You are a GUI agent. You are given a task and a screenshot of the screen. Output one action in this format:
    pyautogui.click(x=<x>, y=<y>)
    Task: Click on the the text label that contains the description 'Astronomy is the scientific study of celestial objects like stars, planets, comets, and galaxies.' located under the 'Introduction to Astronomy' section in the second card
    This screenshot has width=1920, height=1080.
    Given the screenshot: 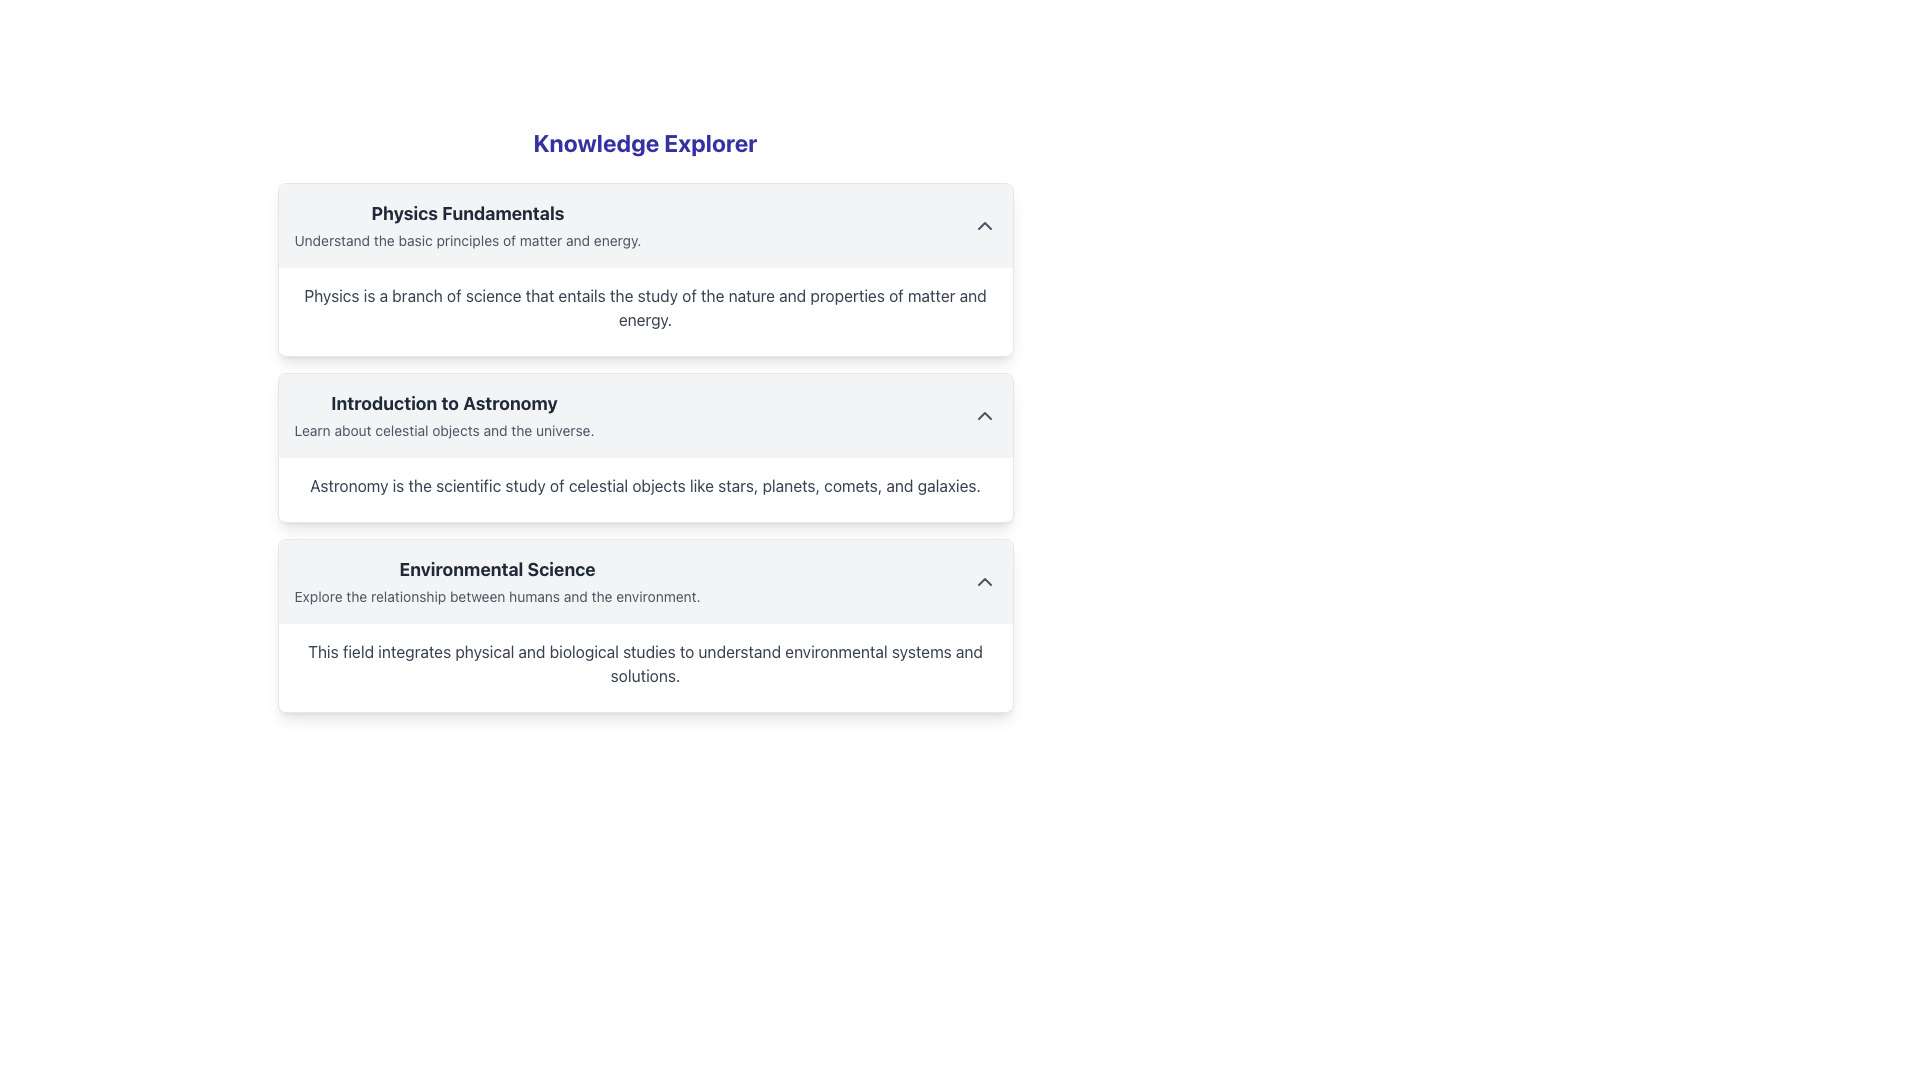 What is the action you would take?
    pyautogui.click(x=645, y=489)
    